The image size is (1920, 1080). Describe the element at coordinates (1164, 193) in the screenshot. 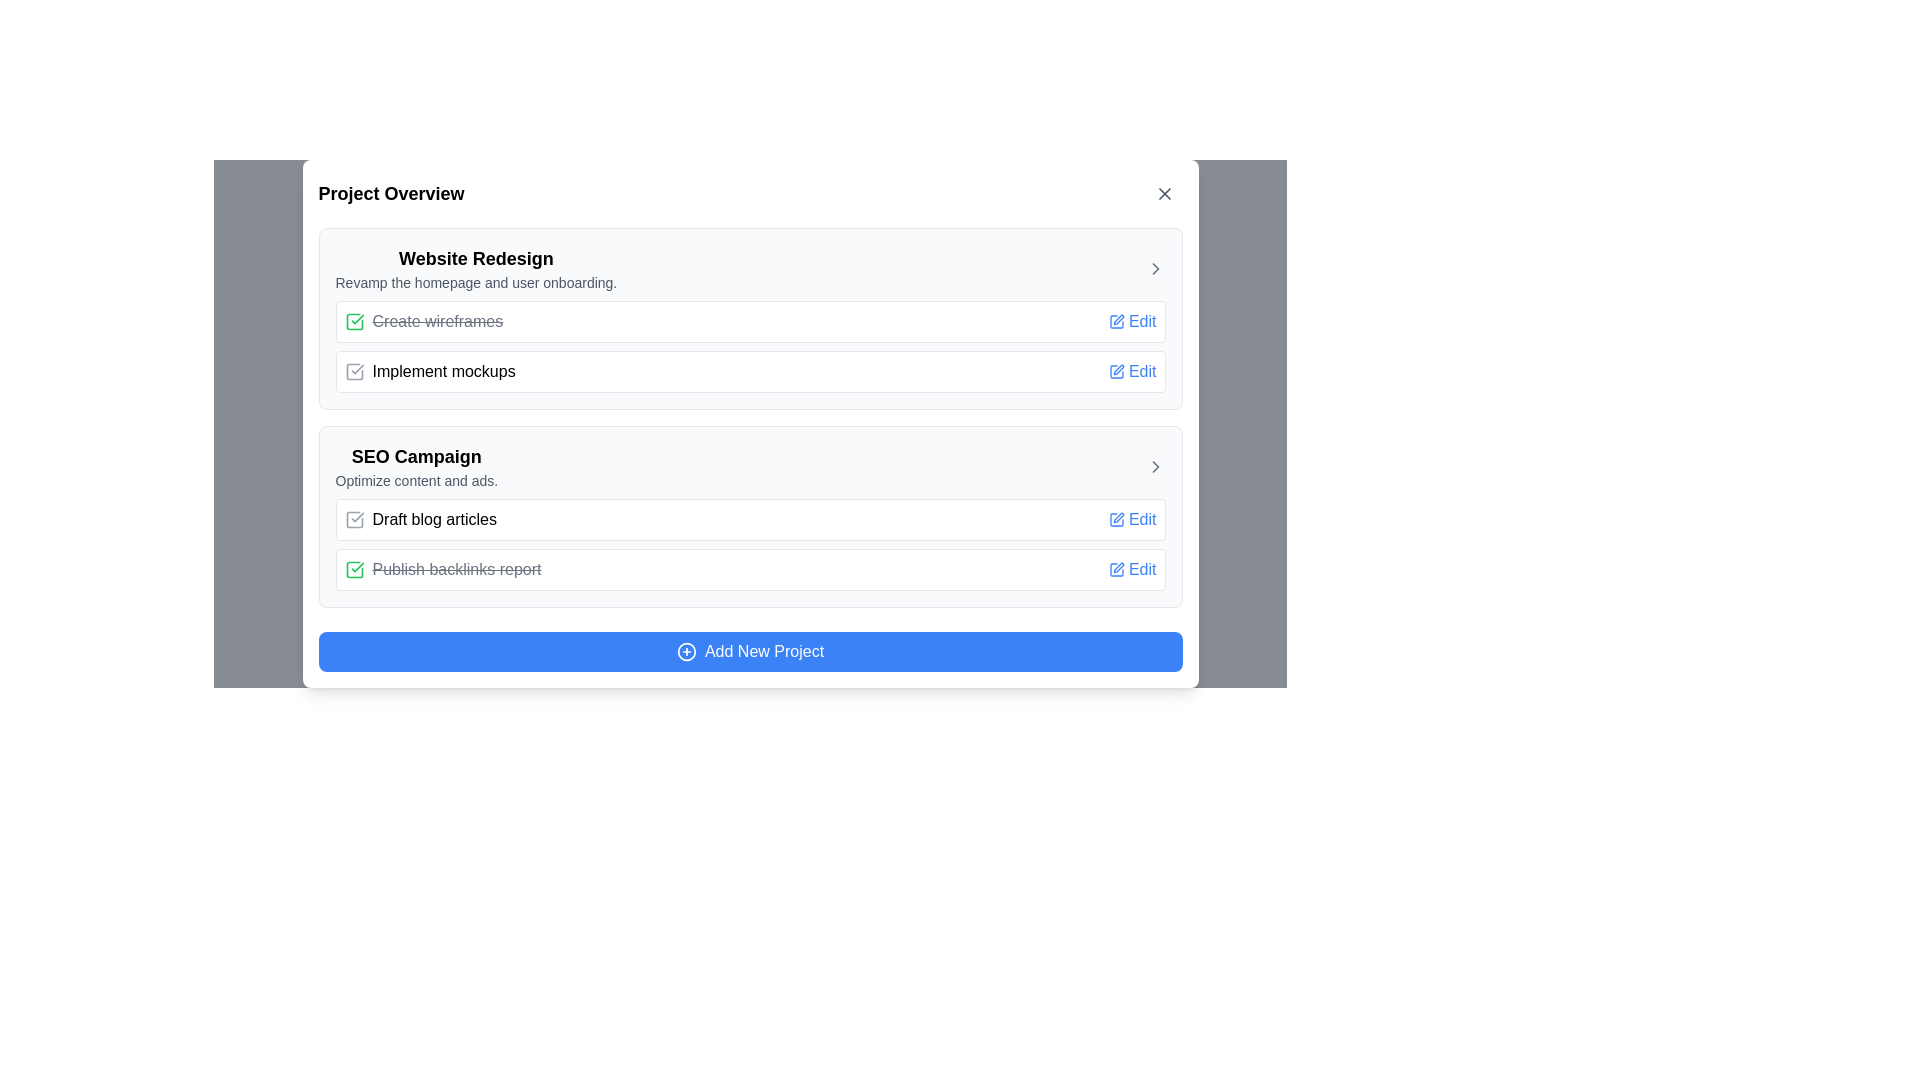

I see `the 'Close' button icon located at the top-right corner of the modal window` at that location.